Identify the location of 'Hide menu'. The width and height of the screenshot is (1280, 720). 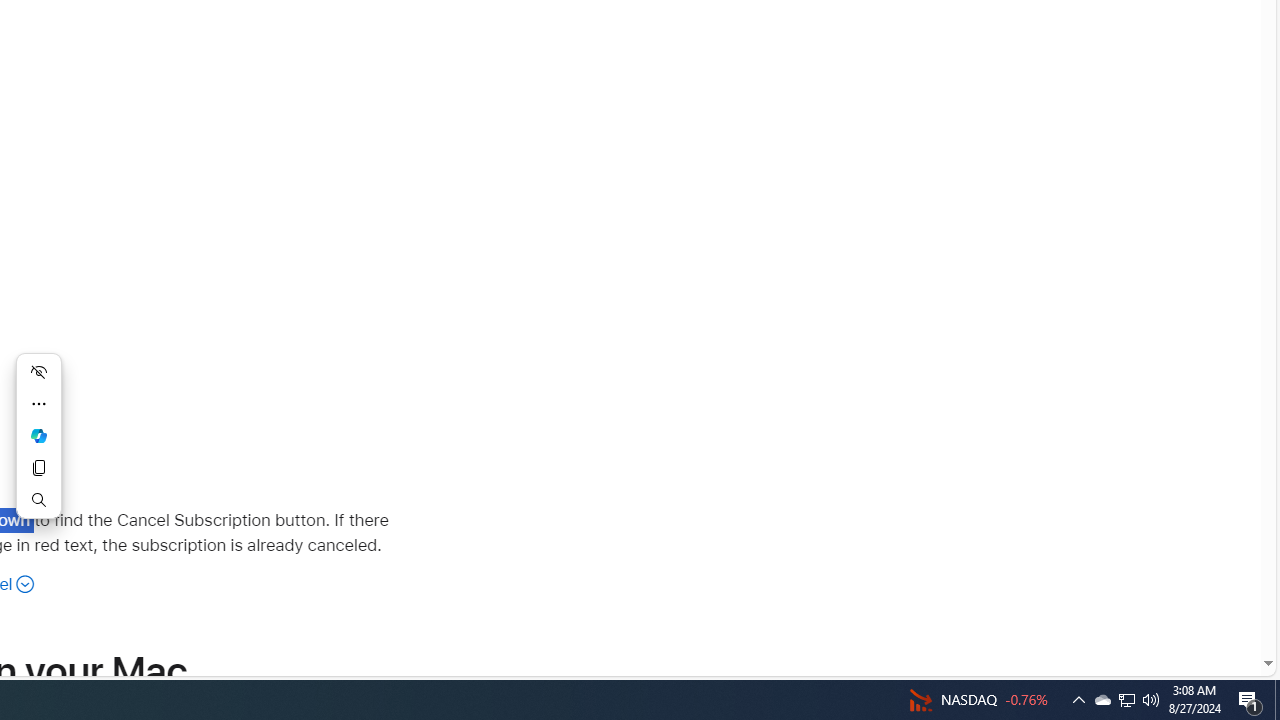
(39, 371).